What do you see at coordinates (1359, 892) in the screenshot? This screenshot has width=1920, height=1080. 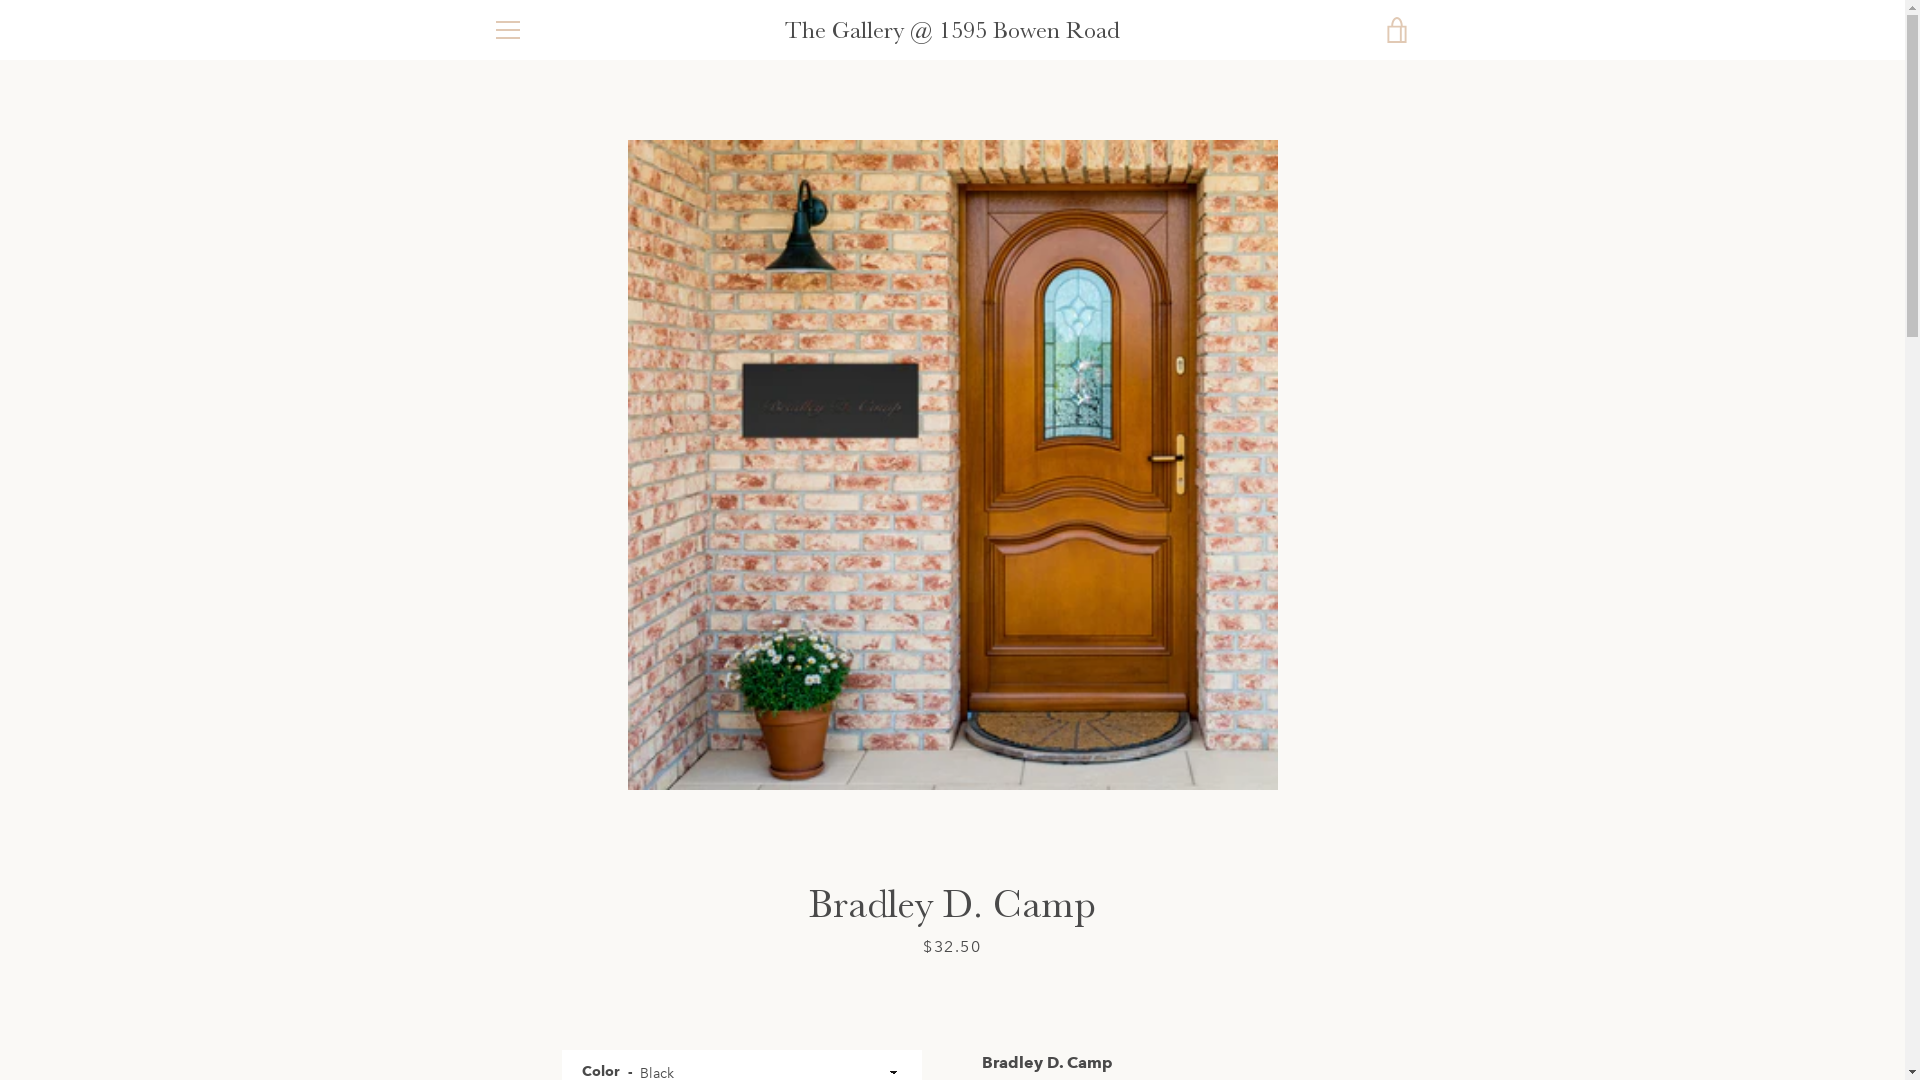 I see `'SUBSCRIBE'` at bounding box center [1359, 892].